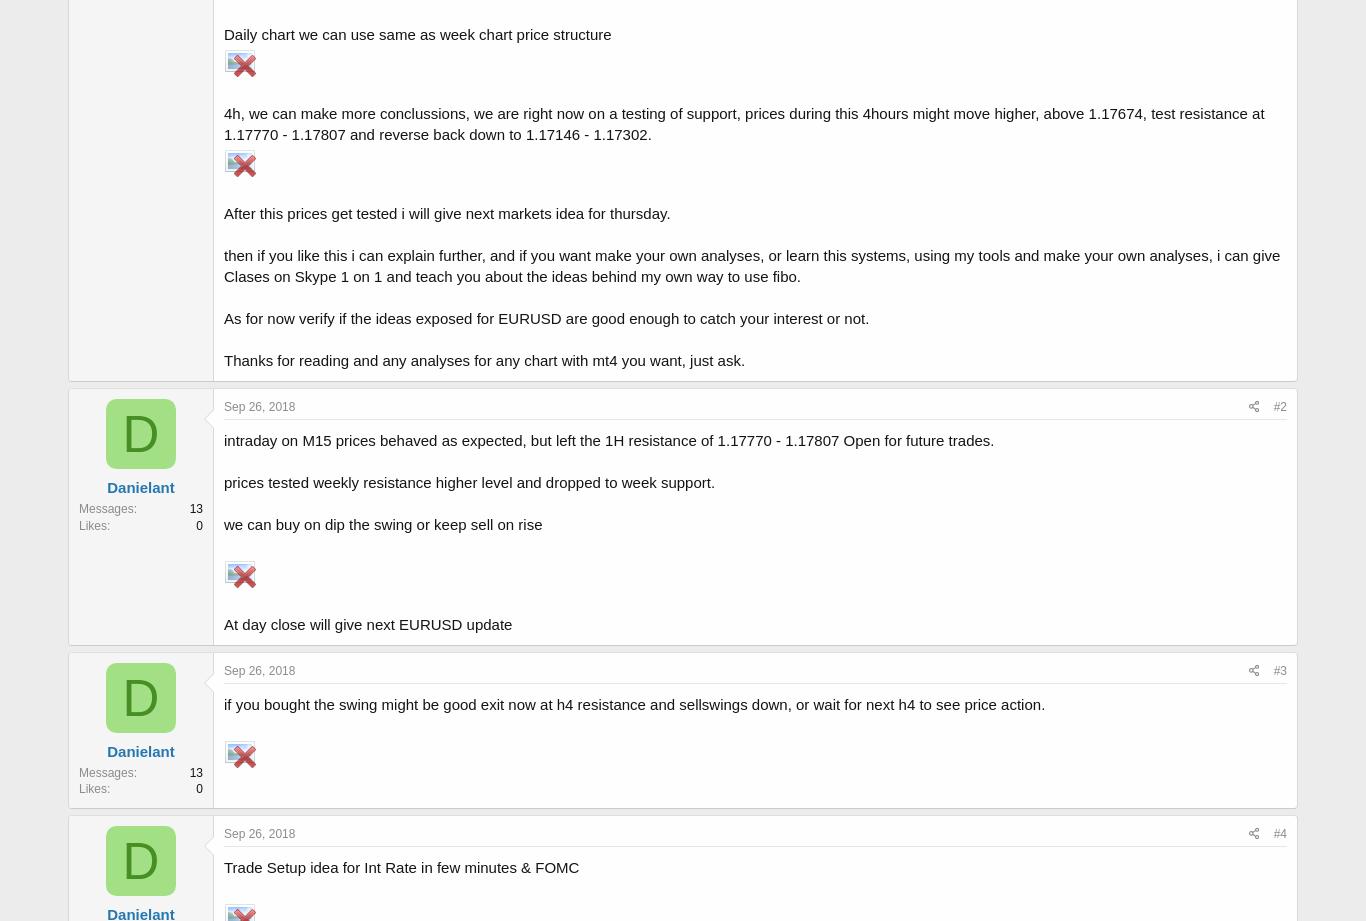 The width and height of the screenshot is (1366, 921). What do you see at coordinates (1278, 671) in the screenshot?
I see `'#3'` at bounding box center [1278, 671].